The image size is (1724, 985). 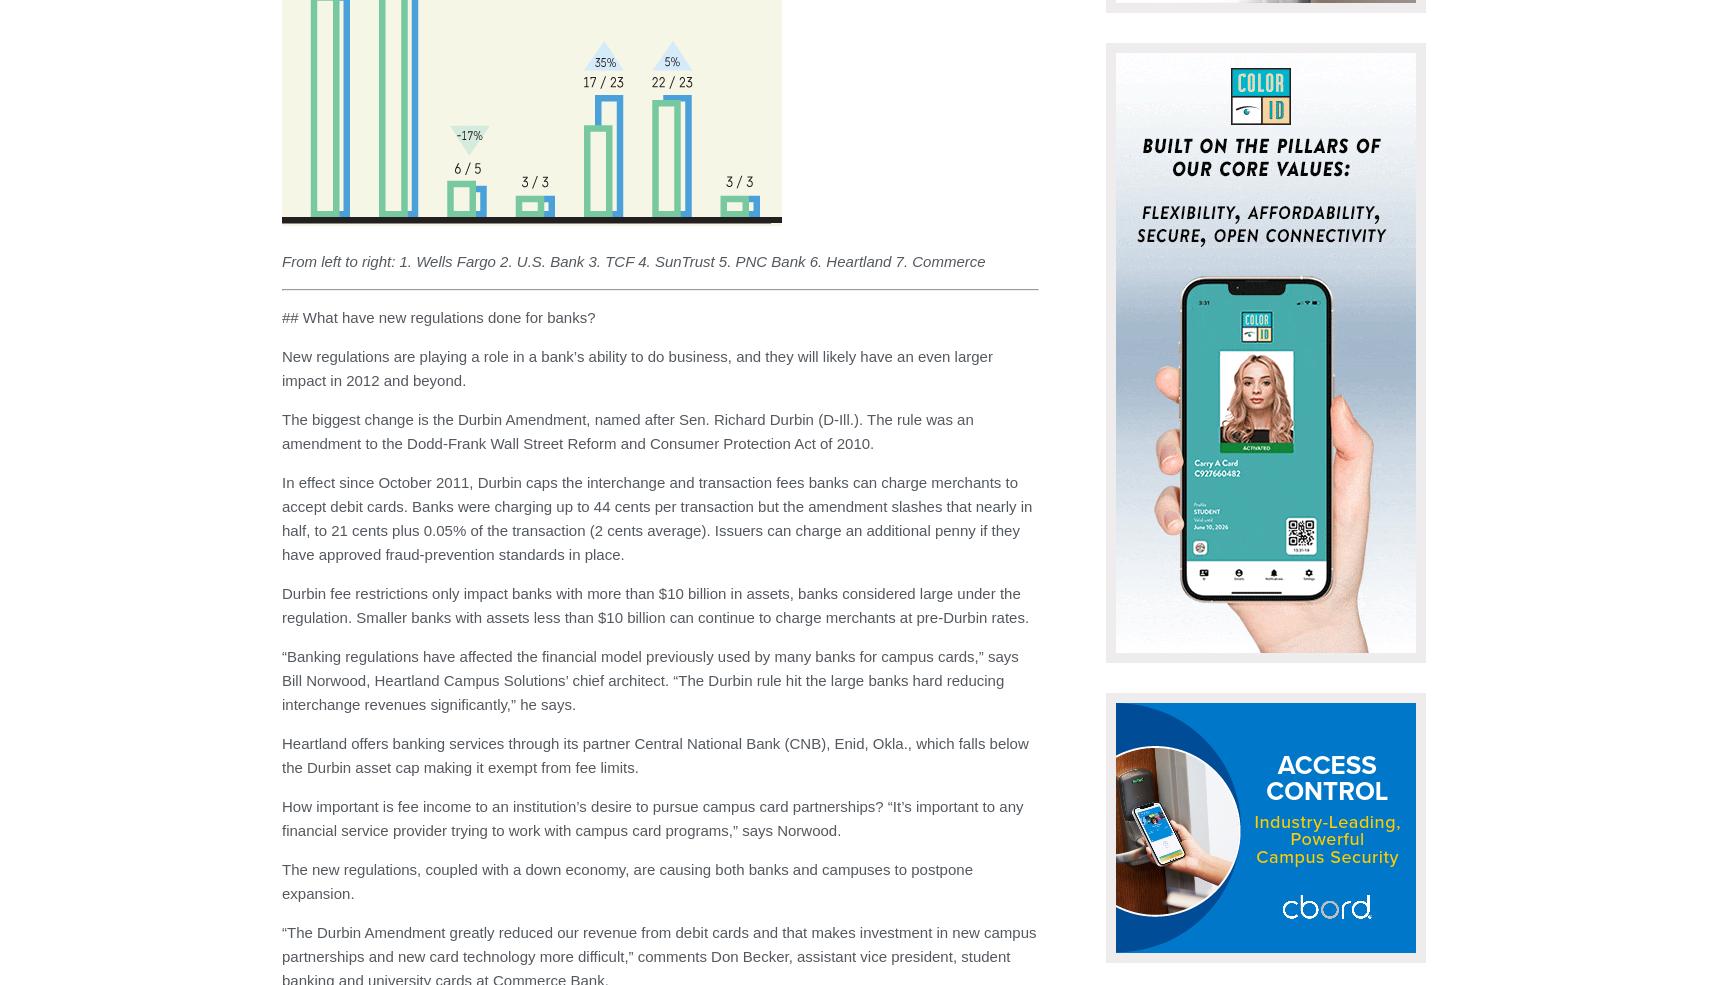 I want to click on 'The biggest change is the Durbin Amendment, named after Sen. Richard Durbin (D-Ill.). The rule was an amendment to the Dodd-Frank Wall Street Reform and Consumer Protection Act of 2010.', so click(x=627, y=430).